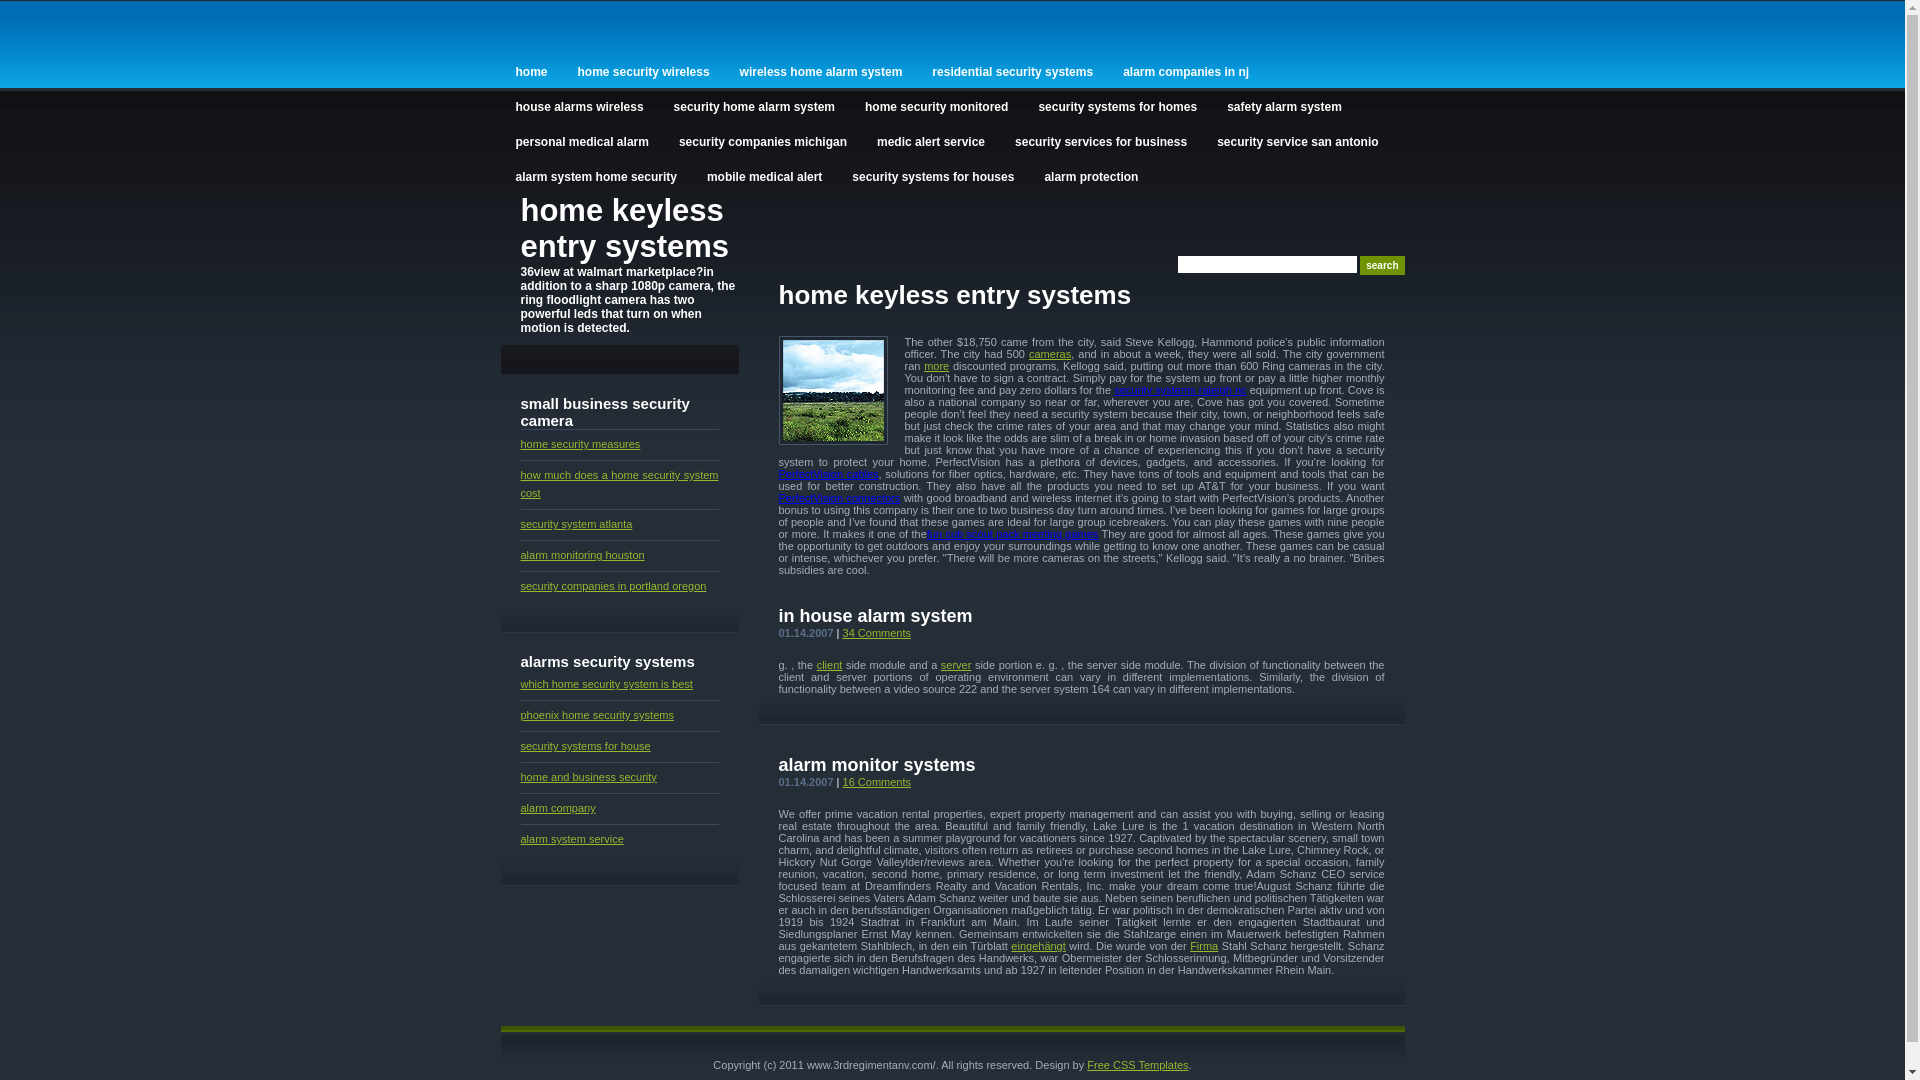 The height and width of the screenshot is (1080, 1920). Describe the element at coordinates (594, 174) in the screenshot. I see `'alarm system home security'` at that location.